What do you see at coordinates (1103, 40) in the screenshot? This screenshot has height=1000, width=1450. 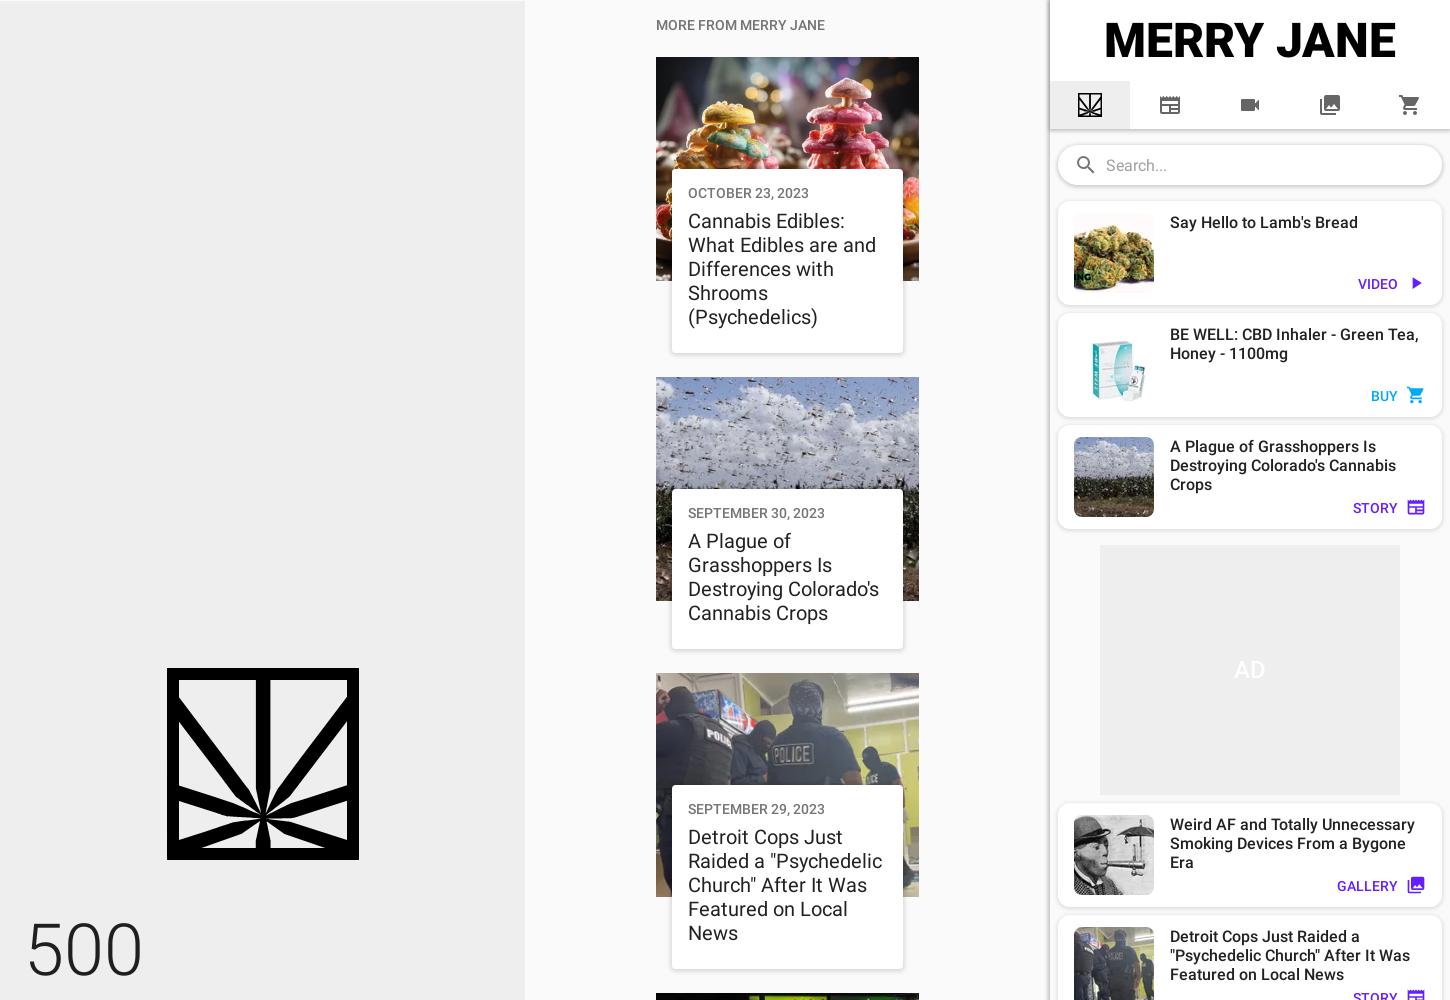 I see `'MERRY JANE'` at bounding box center [1103, 40].